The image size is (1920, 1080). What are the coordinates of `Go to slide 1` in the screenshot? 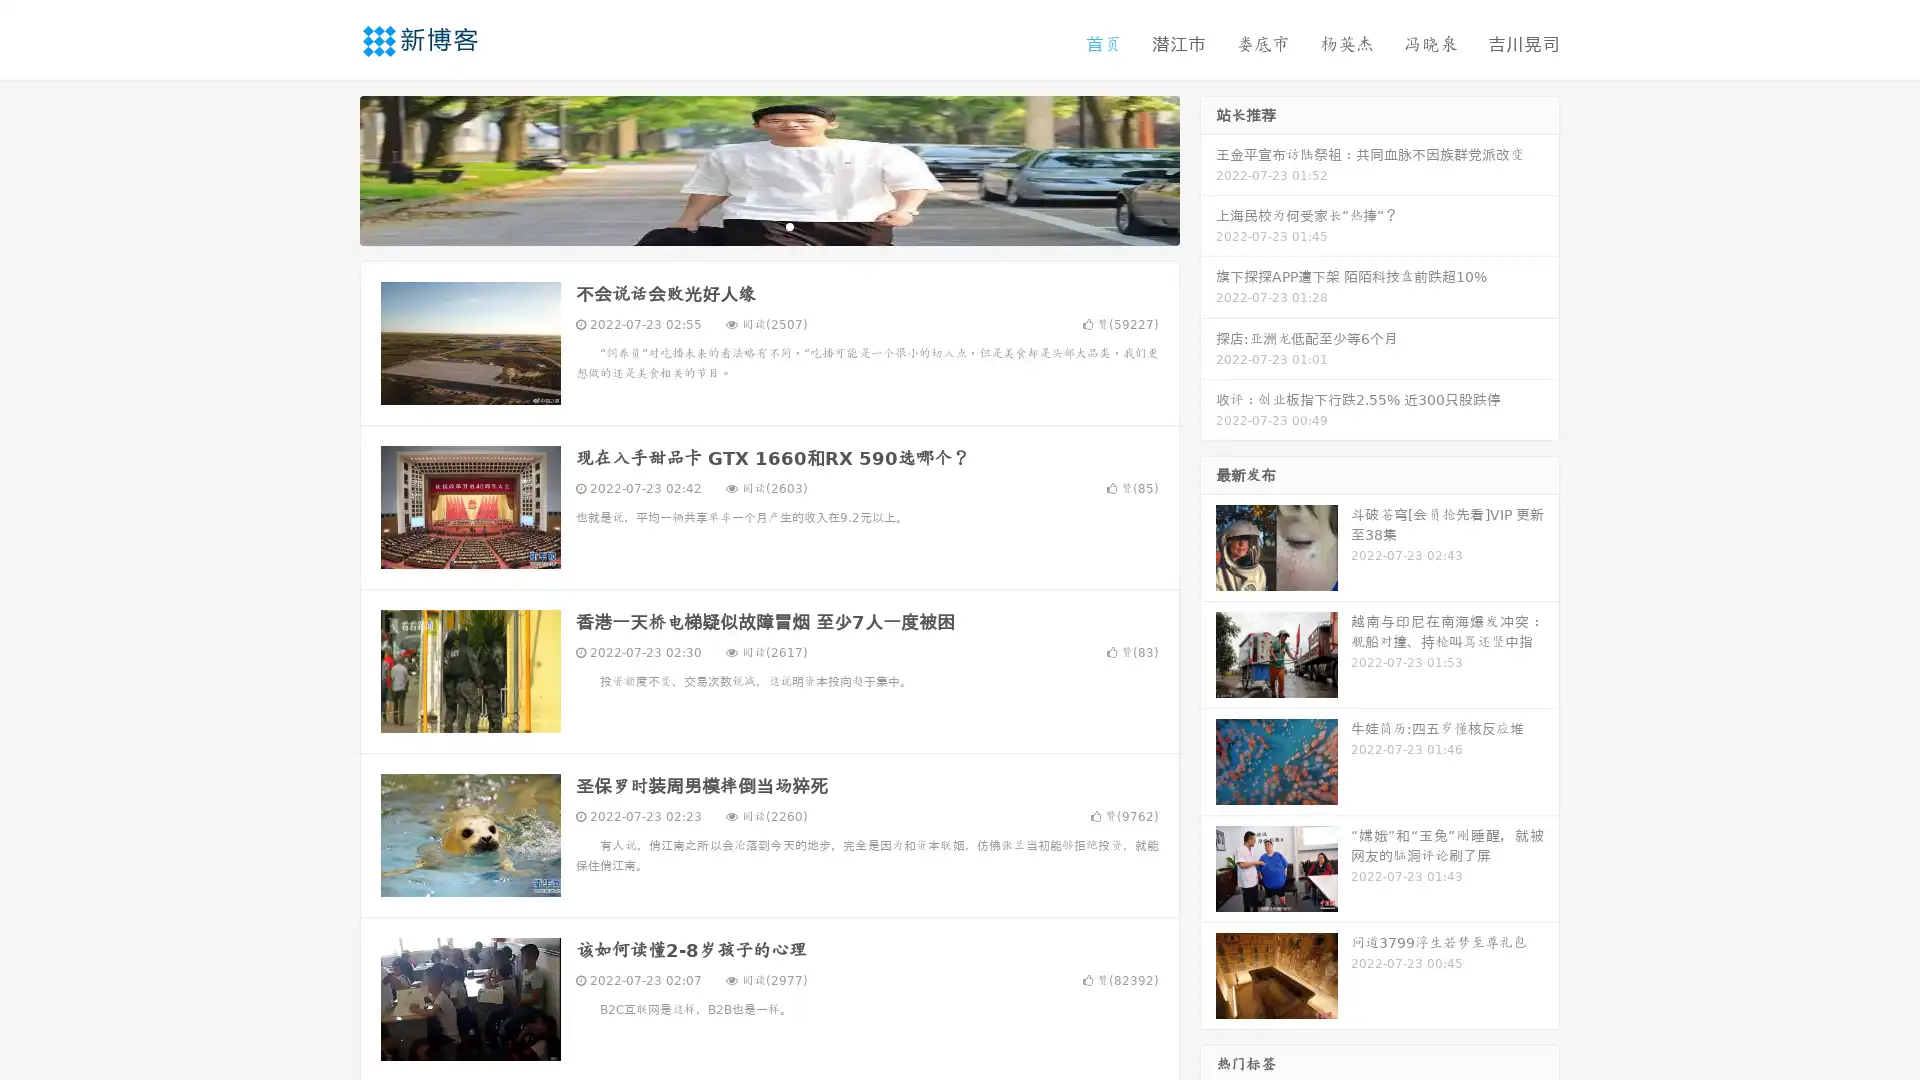 It's located at (748, 225).